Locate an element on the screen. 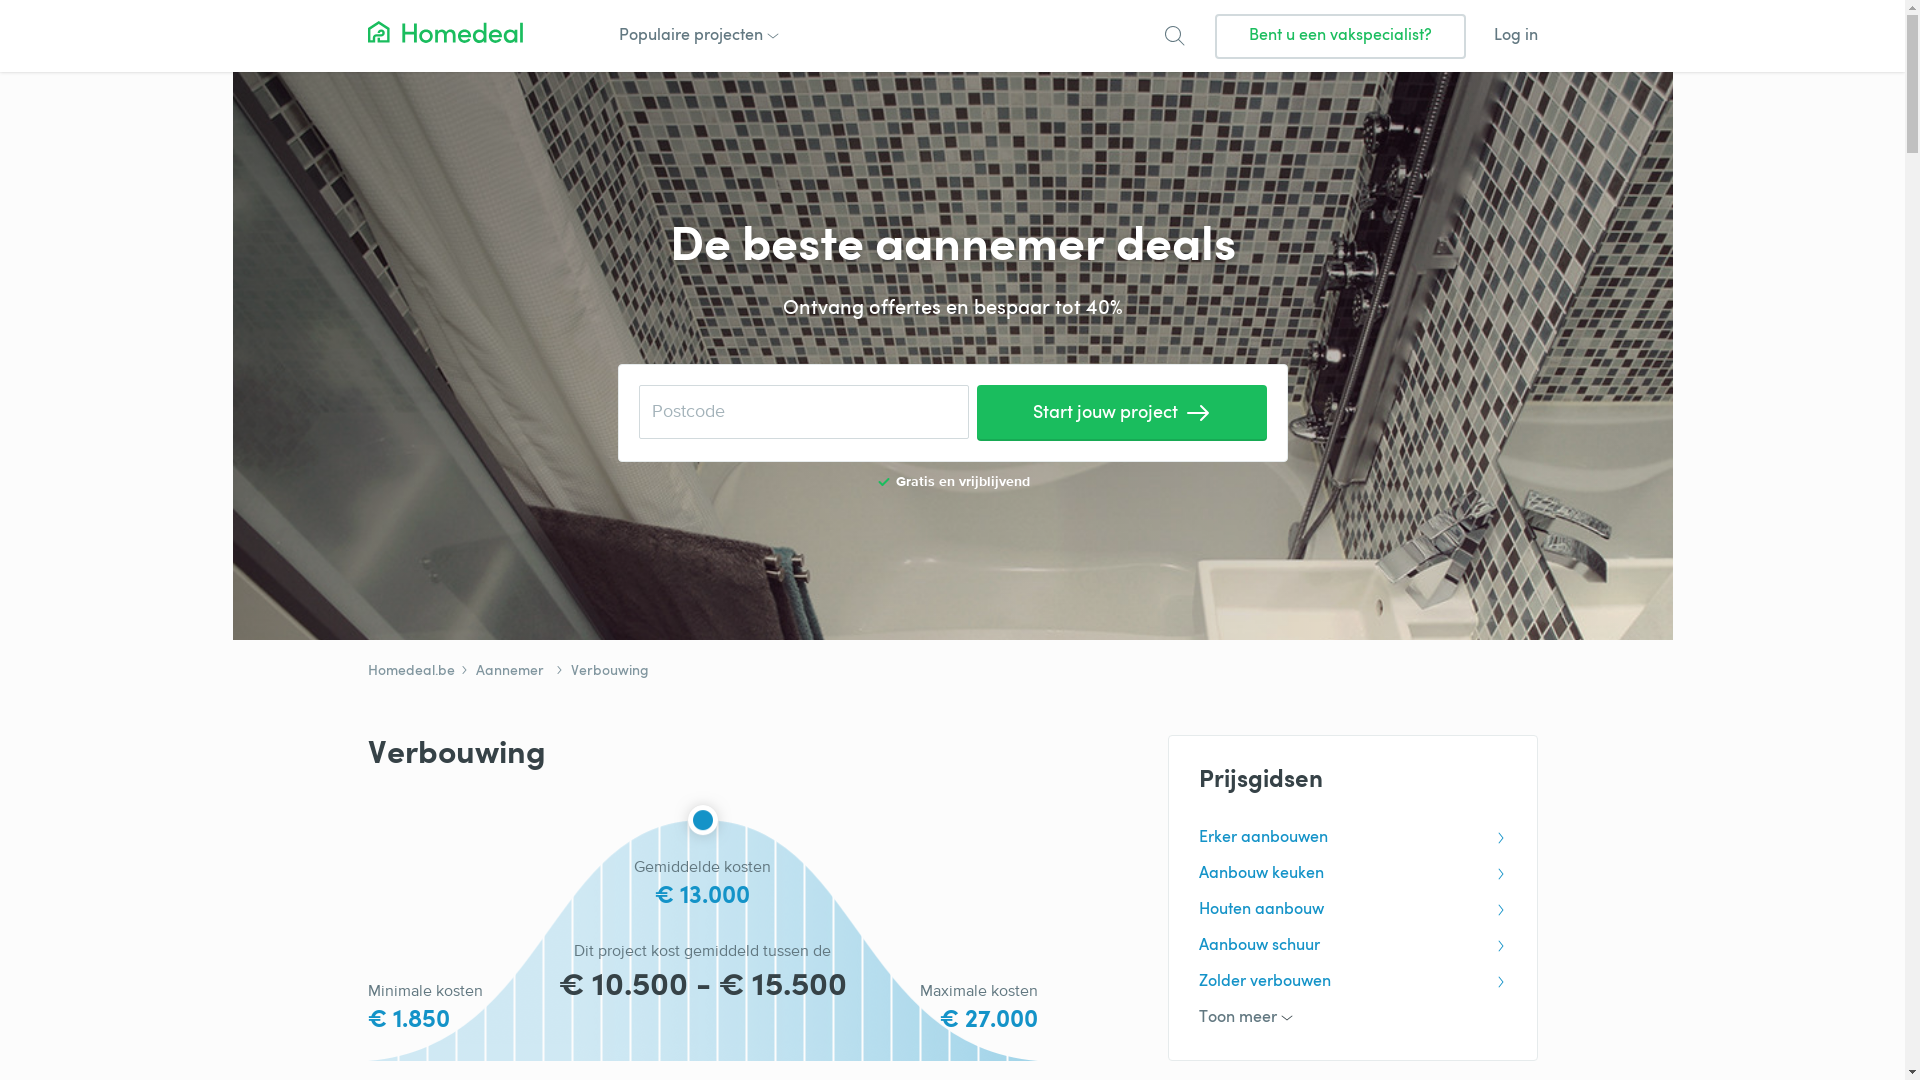 This screenshot has height=1080, width=1920. 'Aannemer' is located at coordinates (500, 671).